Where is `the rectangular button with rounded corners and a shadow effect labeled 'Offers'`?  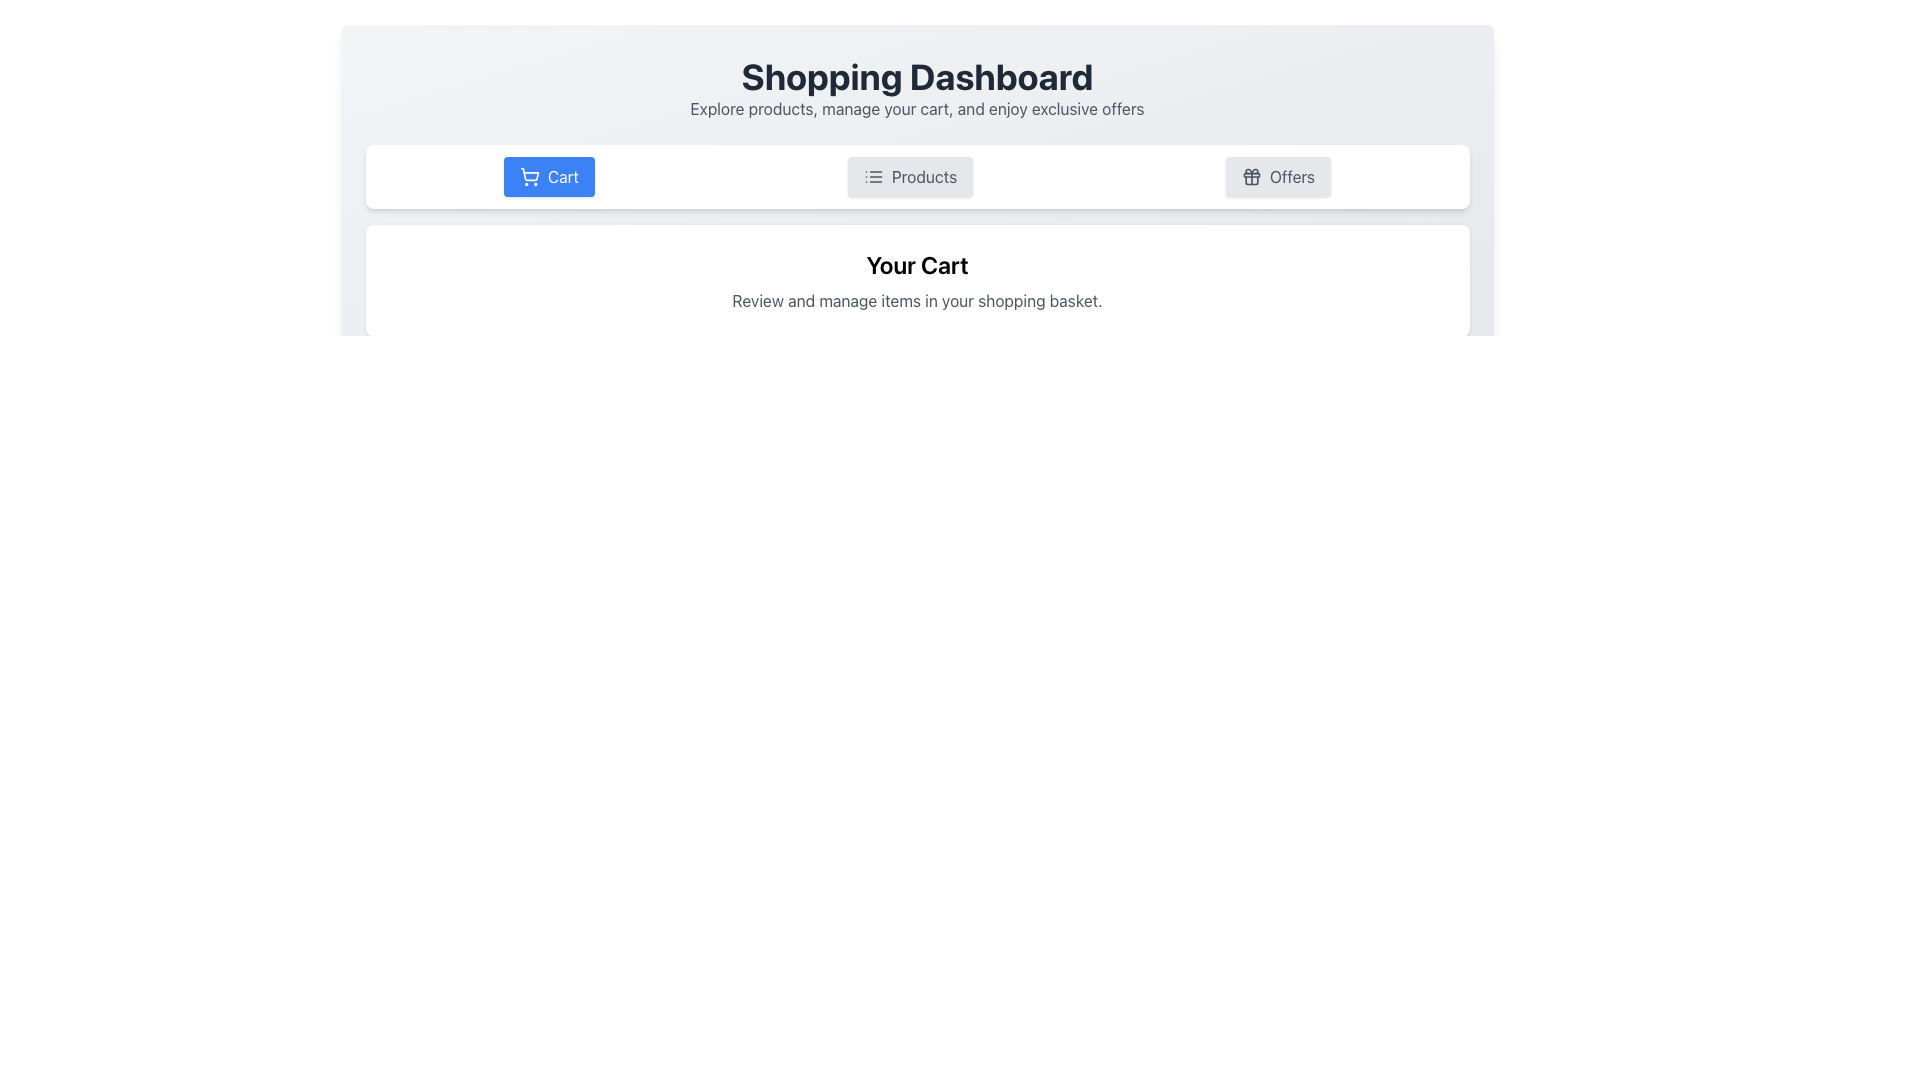 the rectangular button with rounded corners and a shadow effect labeled 'Offers' is located at coordinates (1277, 176).